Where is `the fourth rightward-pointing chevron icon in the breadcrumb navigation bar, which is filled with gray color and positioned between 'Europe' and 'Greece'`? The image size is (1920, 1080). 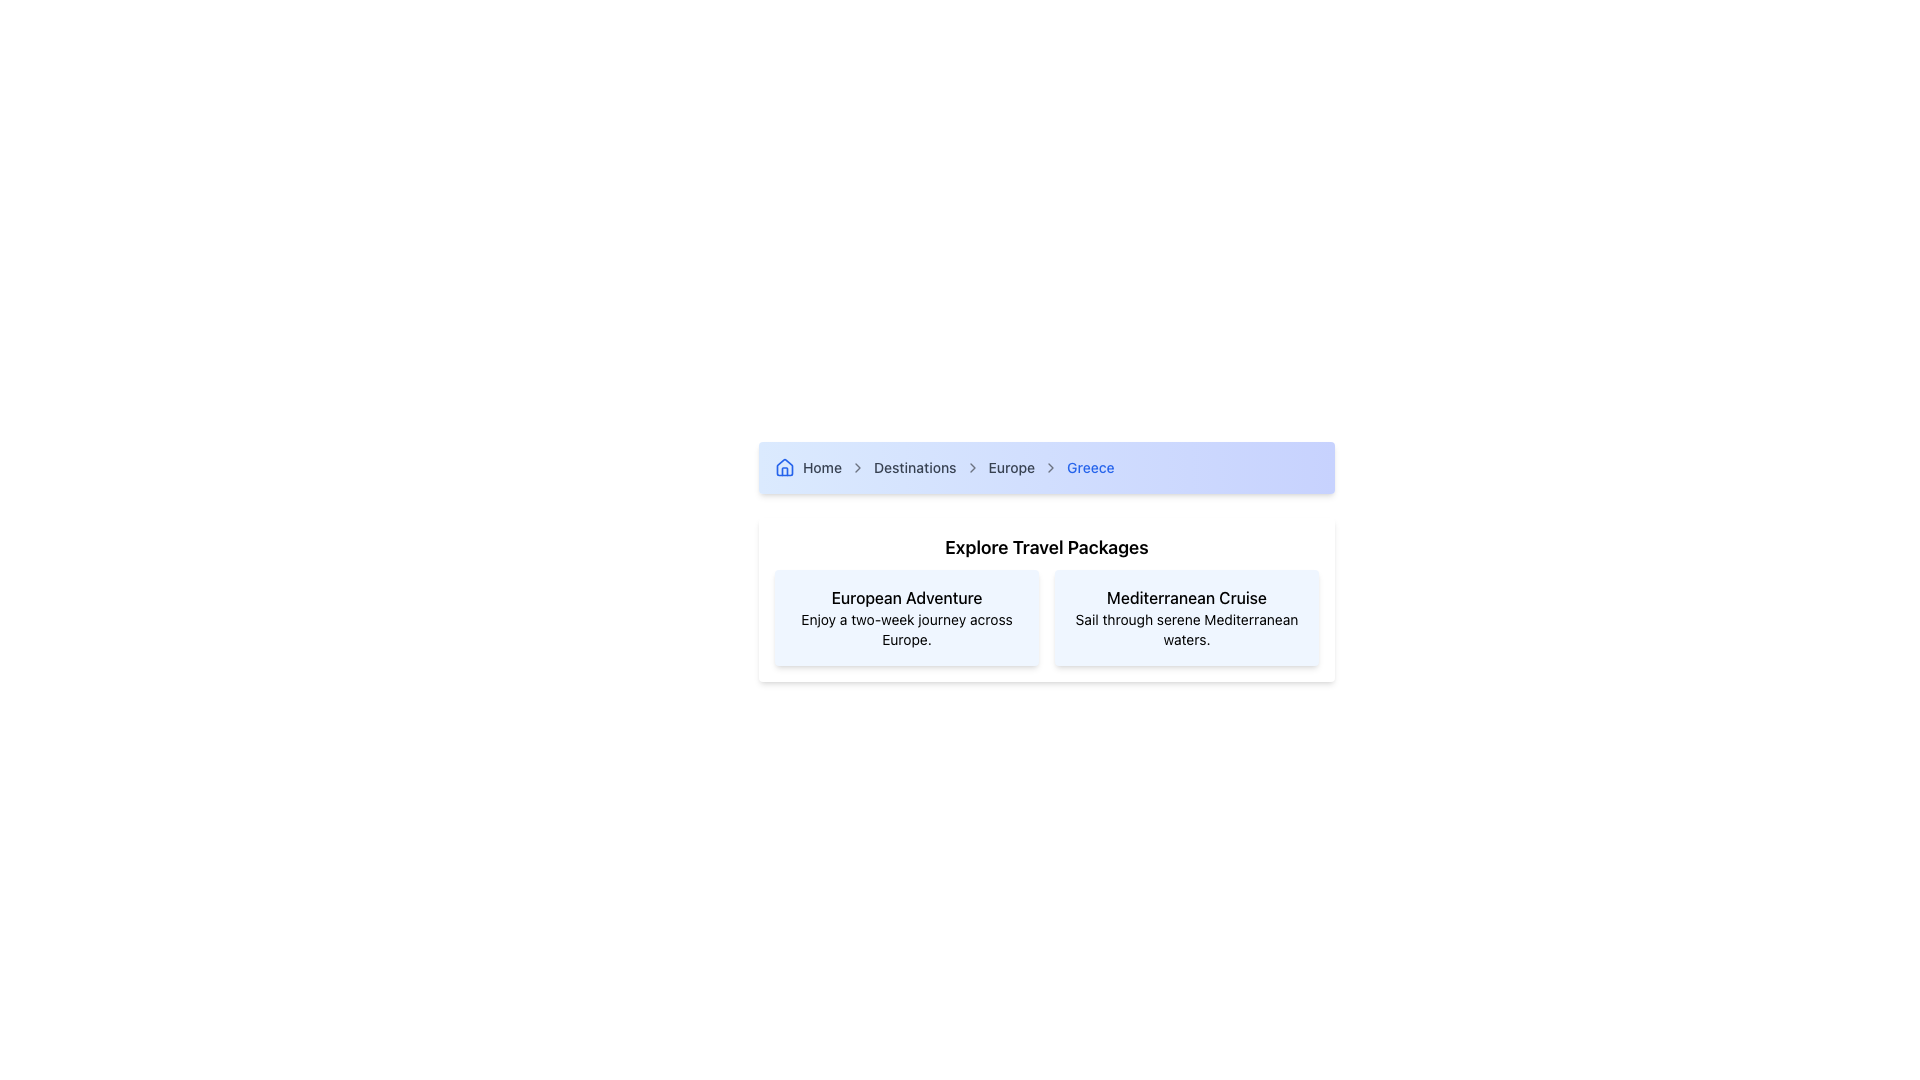
the fourth rightward-pointing chevron icon in the breadcrumb navigation bar, which is filled with gray color and positioned between 'Europe' and 'Greece' is located at coordinates (1050, 467).